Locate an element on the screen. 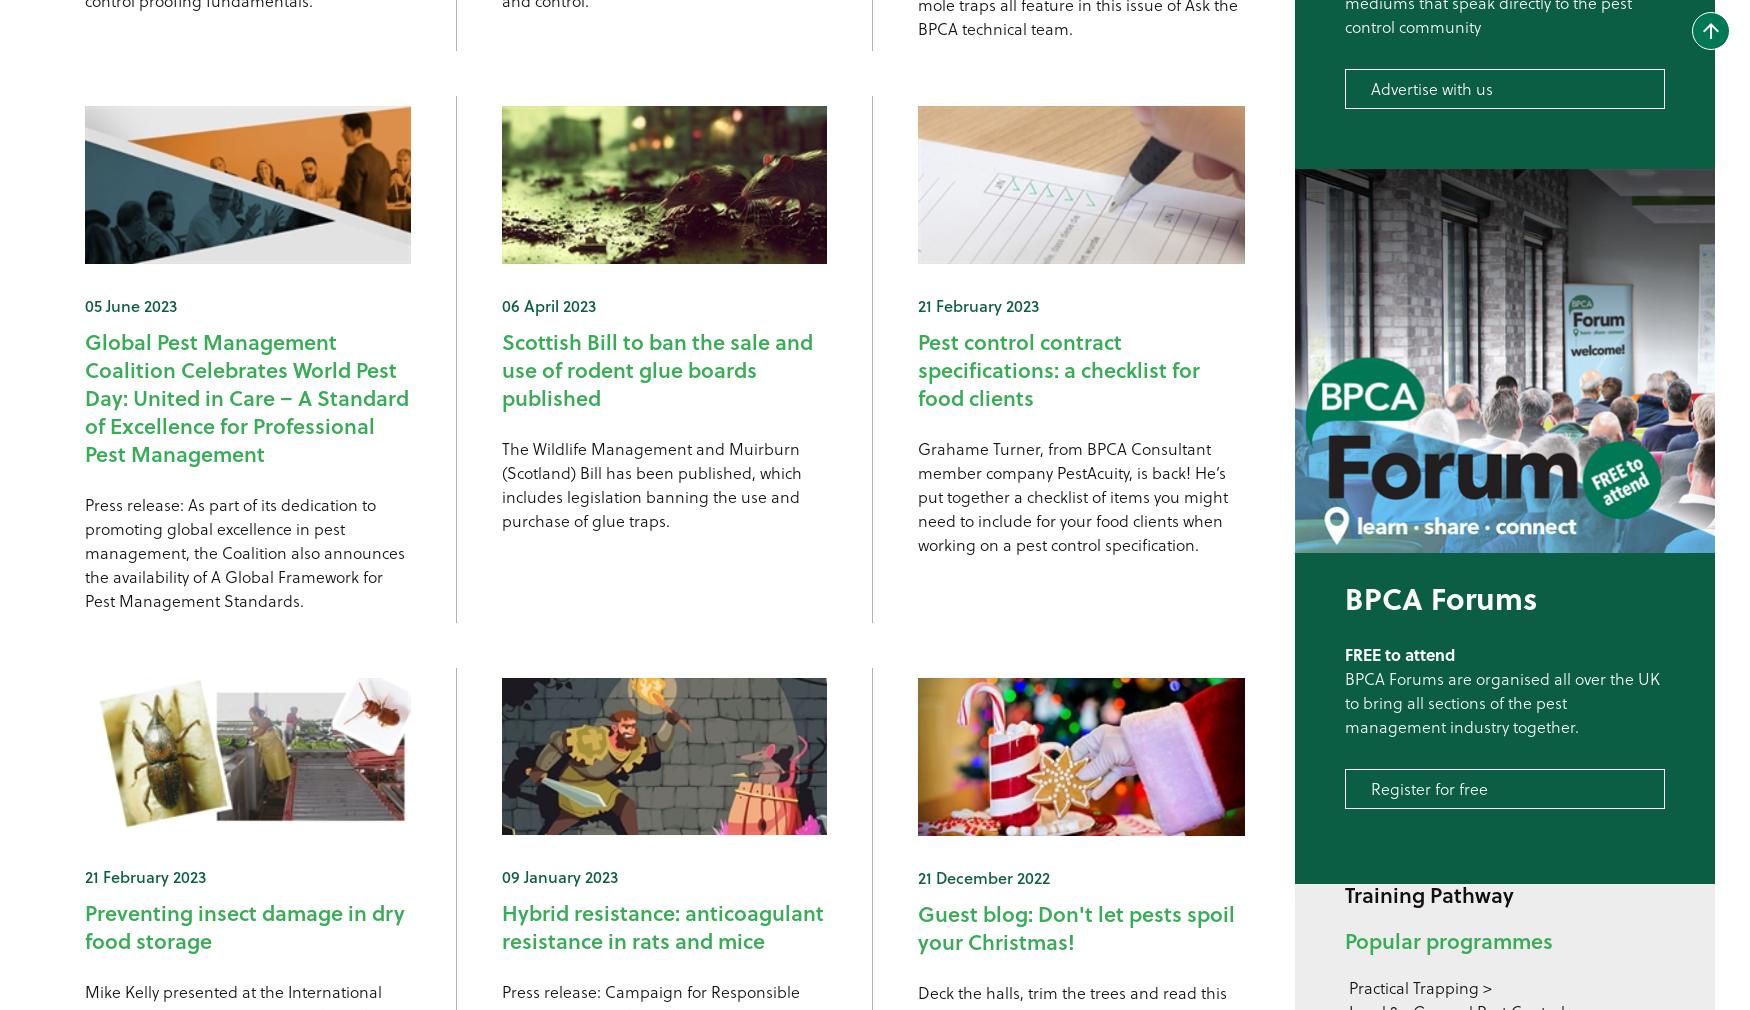 Image resolution: width=1750 pixels, height=1010 pixels. 'Guest blog: Don't let pests spoil your Christmas!' is located at coordinates (1076, 926).